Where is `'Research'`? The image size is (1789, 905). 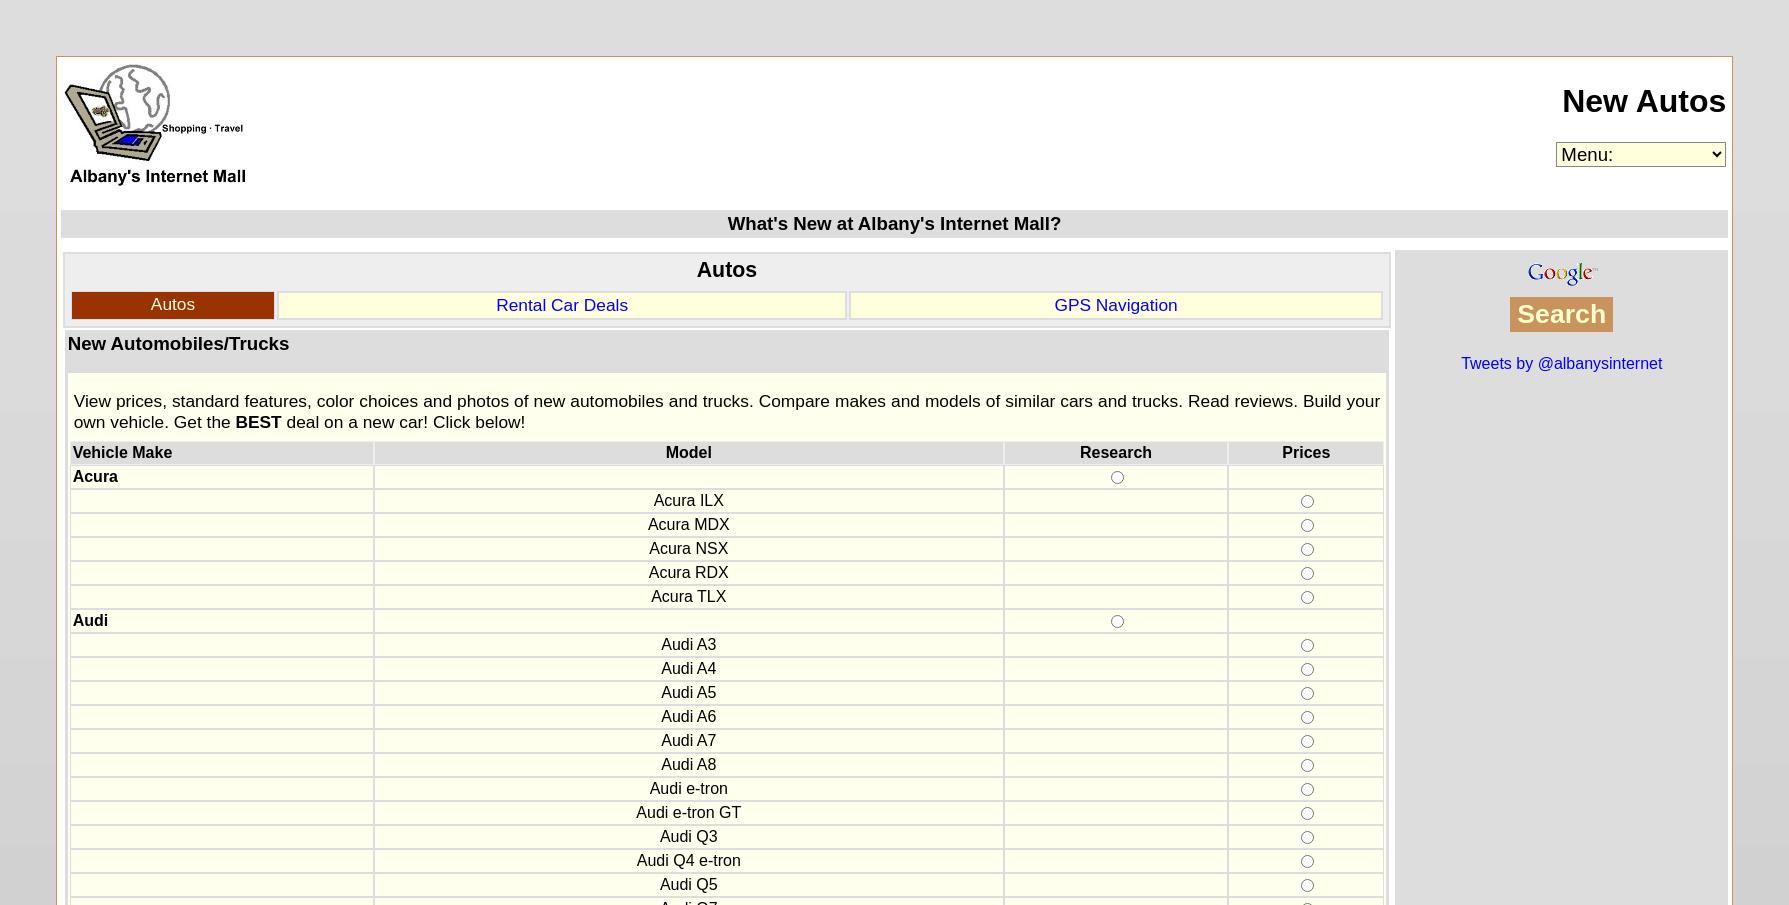
'Research' is located at coordinates (1114, 451).